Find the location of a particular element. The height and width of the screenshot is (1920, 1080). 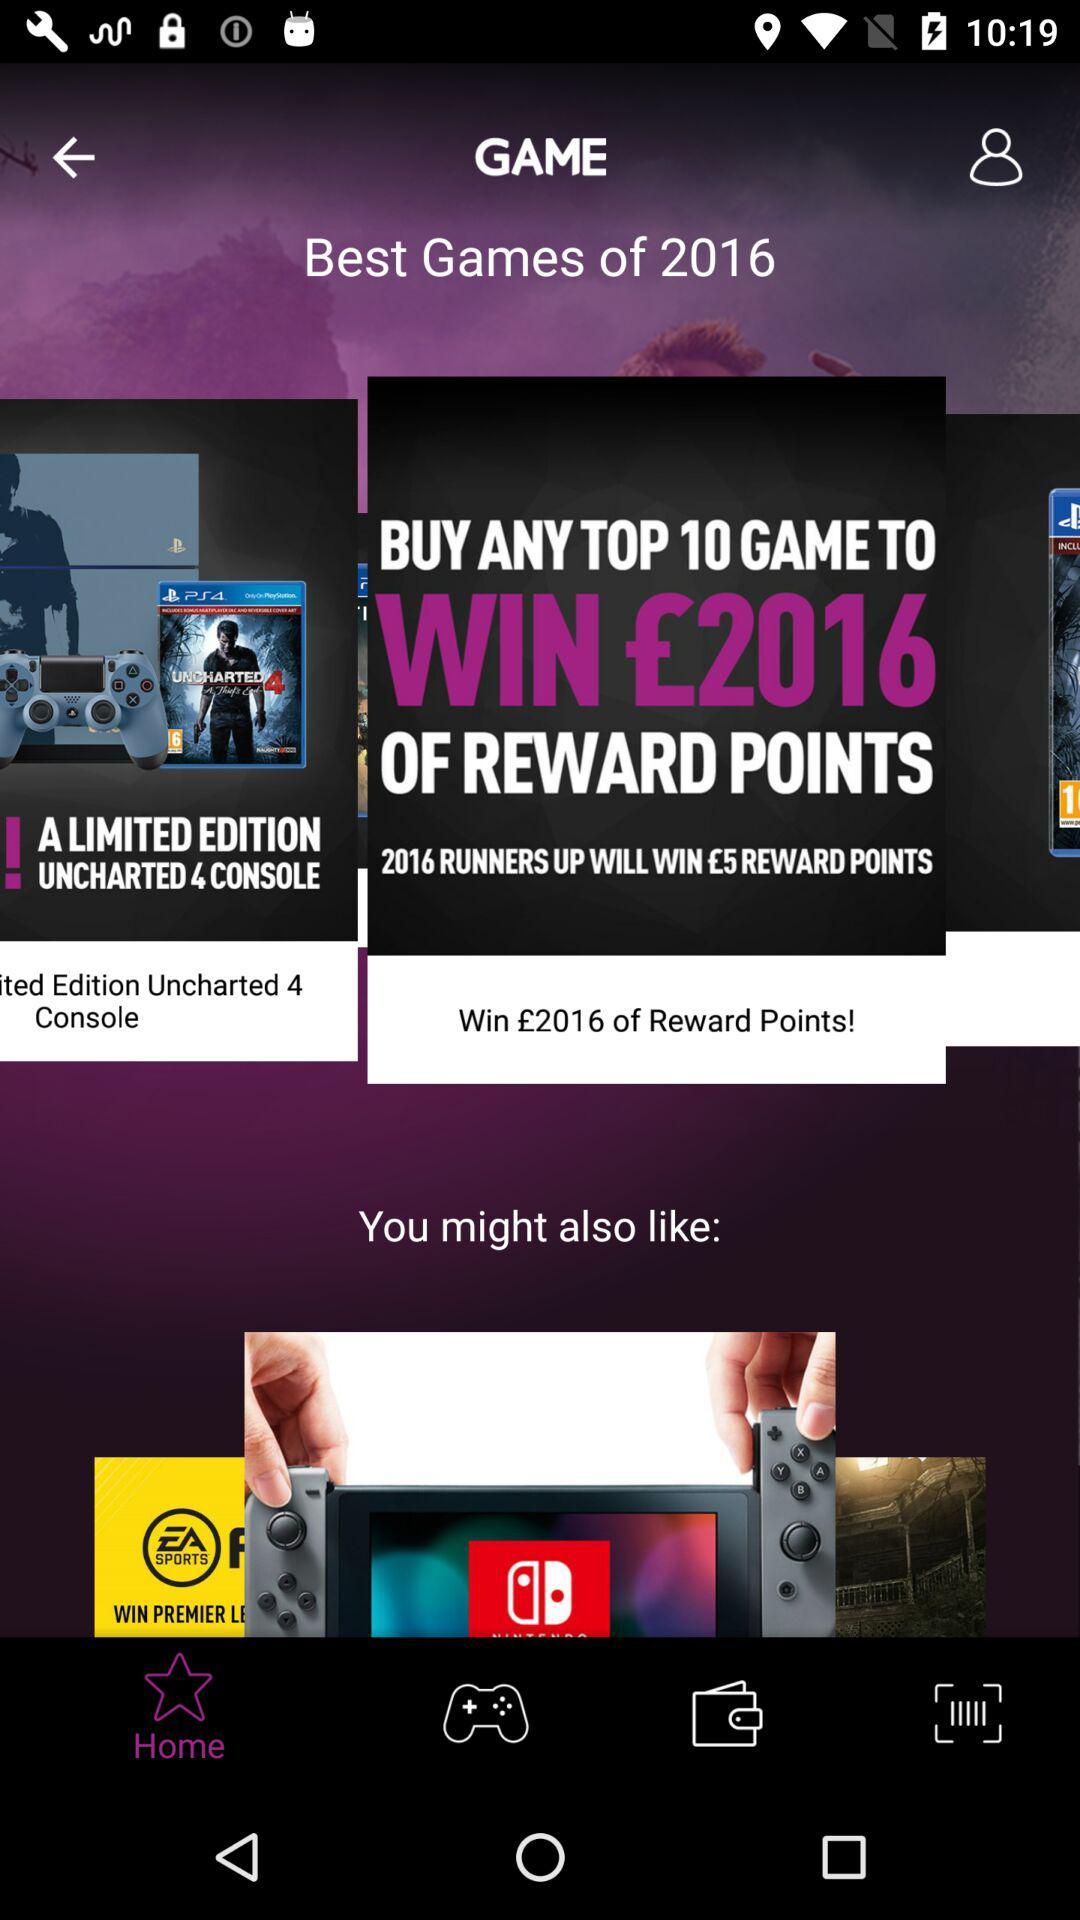

bar code icon is located at coordinates (963, 1714).